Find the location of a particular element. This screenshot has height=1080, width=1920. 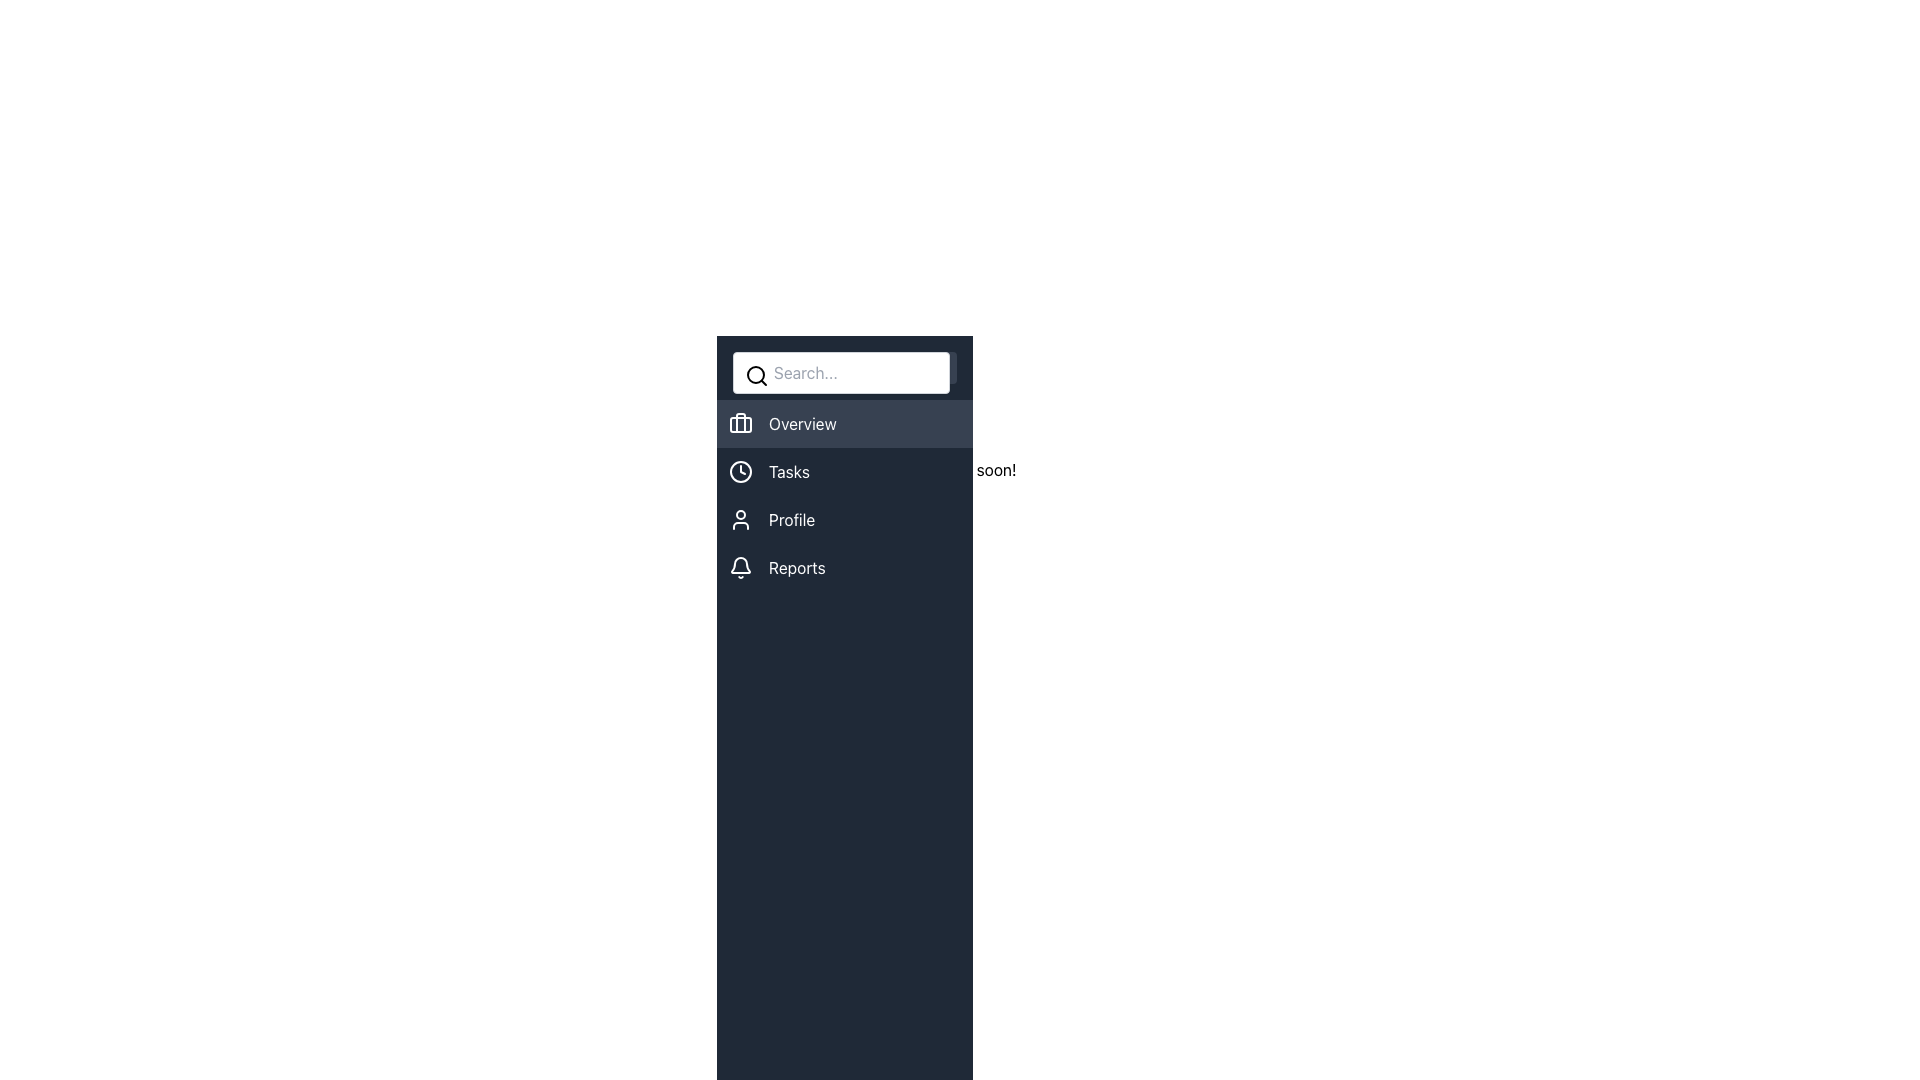

the 'Profile' button in the navigation sidebar is located at coordinates (844, 519).